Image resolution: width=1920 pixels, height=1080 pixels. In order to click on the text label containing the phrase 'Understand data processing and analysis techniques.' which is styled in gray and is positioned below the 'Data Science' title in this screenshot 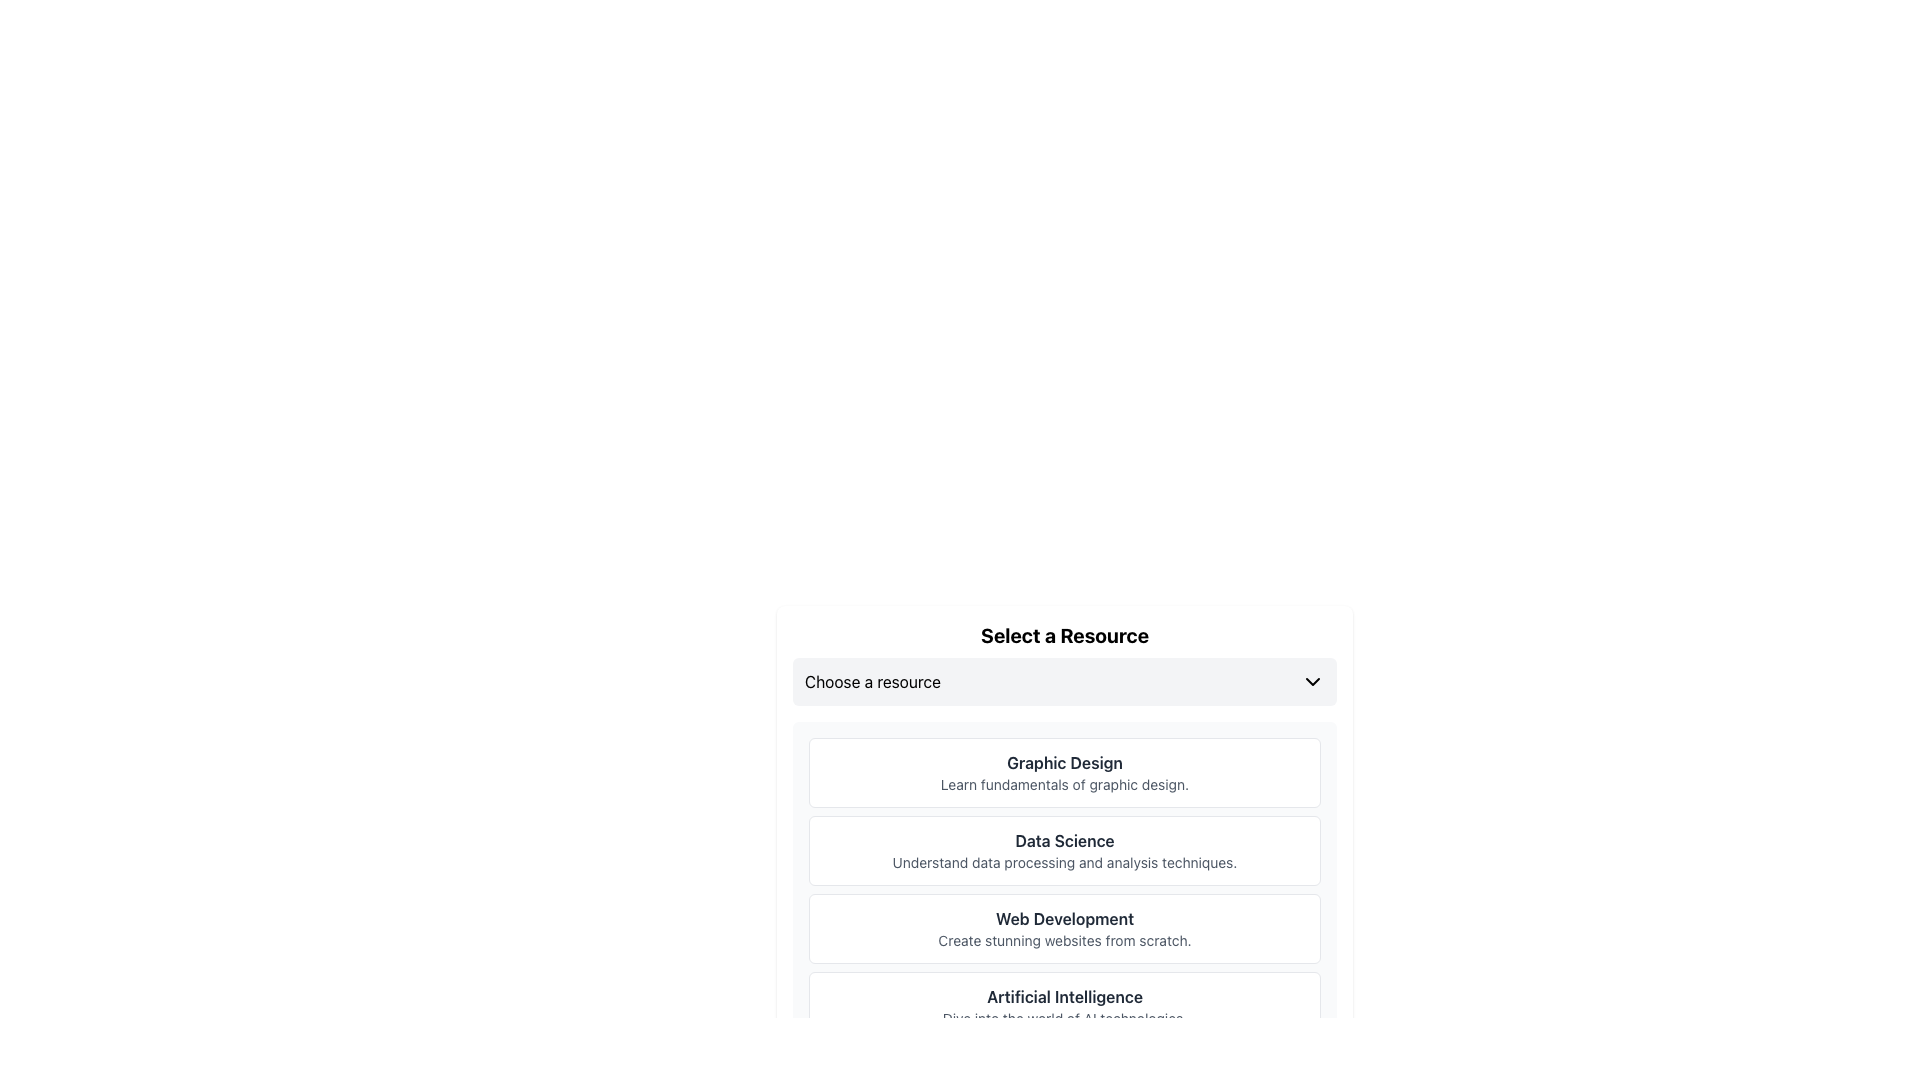, I will do `click(1064, 862)`.